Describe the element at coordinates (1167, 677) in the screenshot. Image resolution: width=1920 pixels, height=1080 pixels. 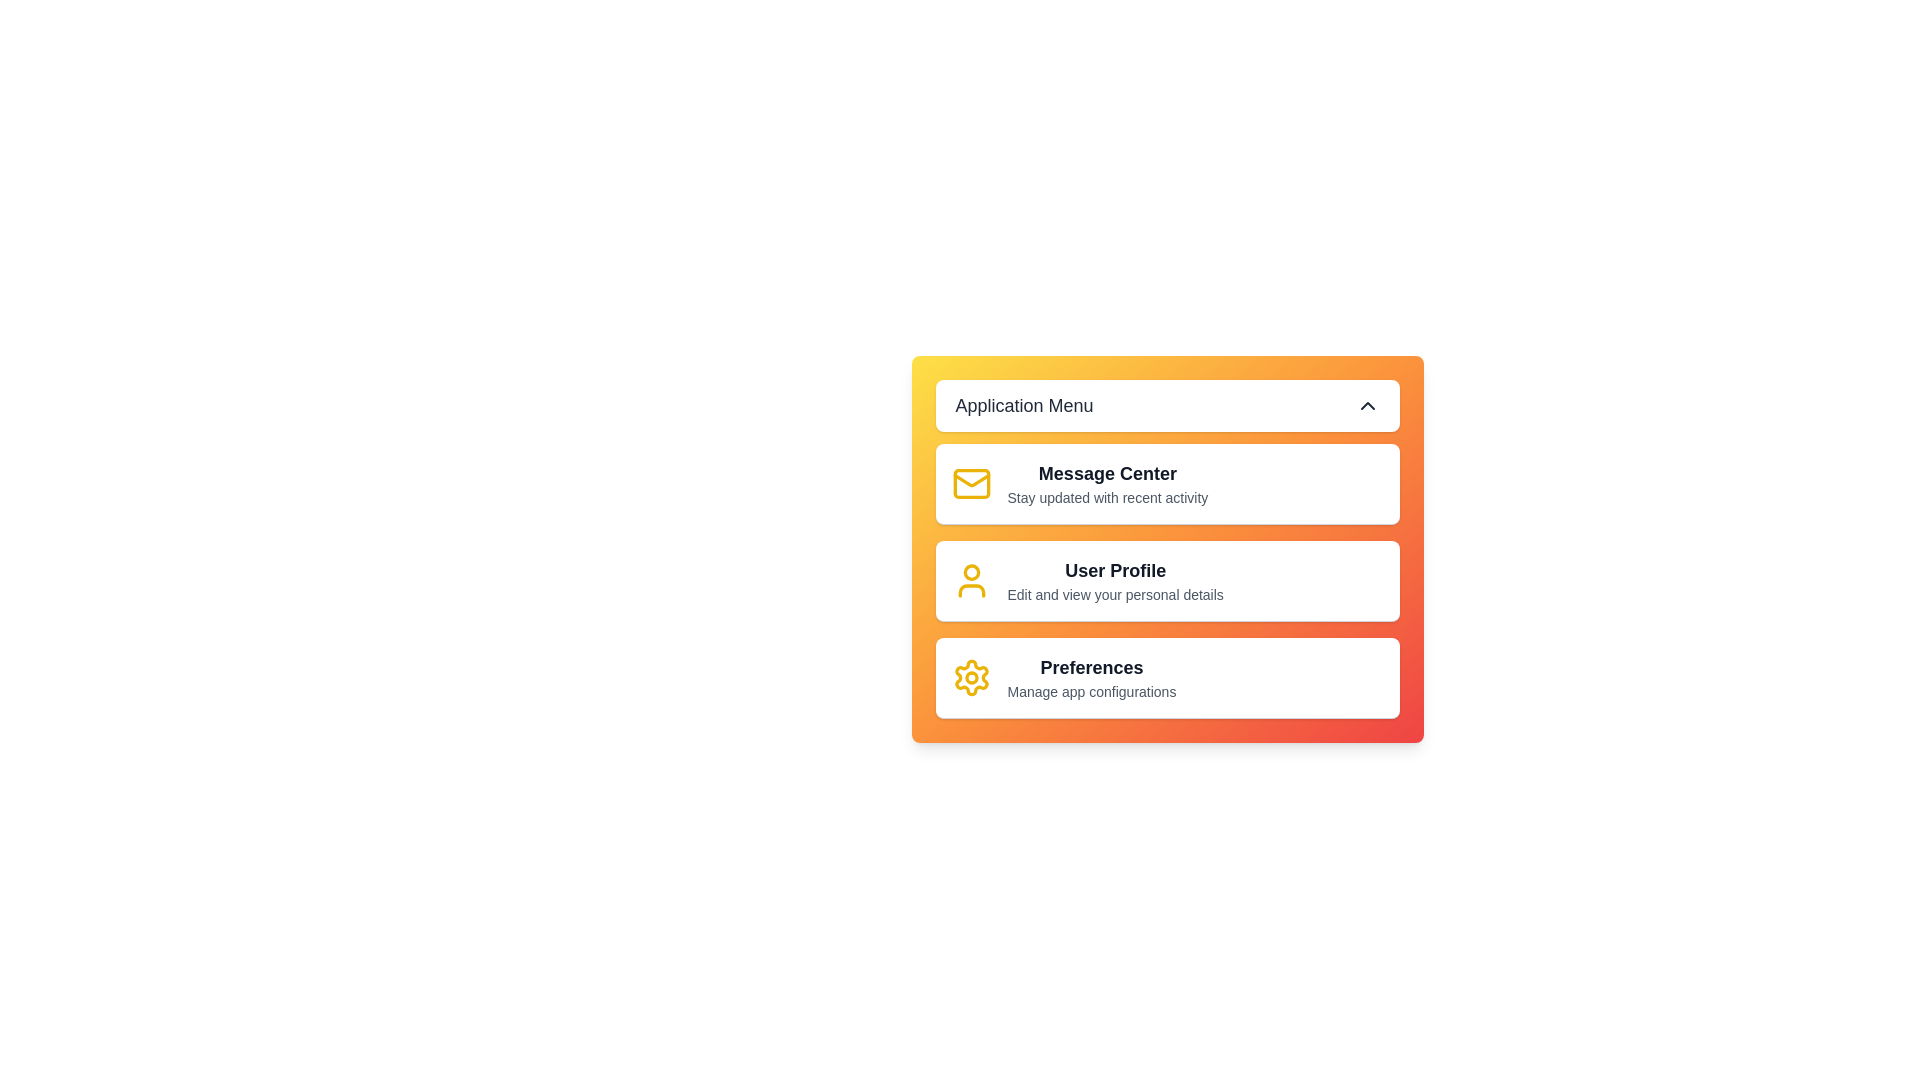
I see `the menu item corresponding to Preferences` at that location.